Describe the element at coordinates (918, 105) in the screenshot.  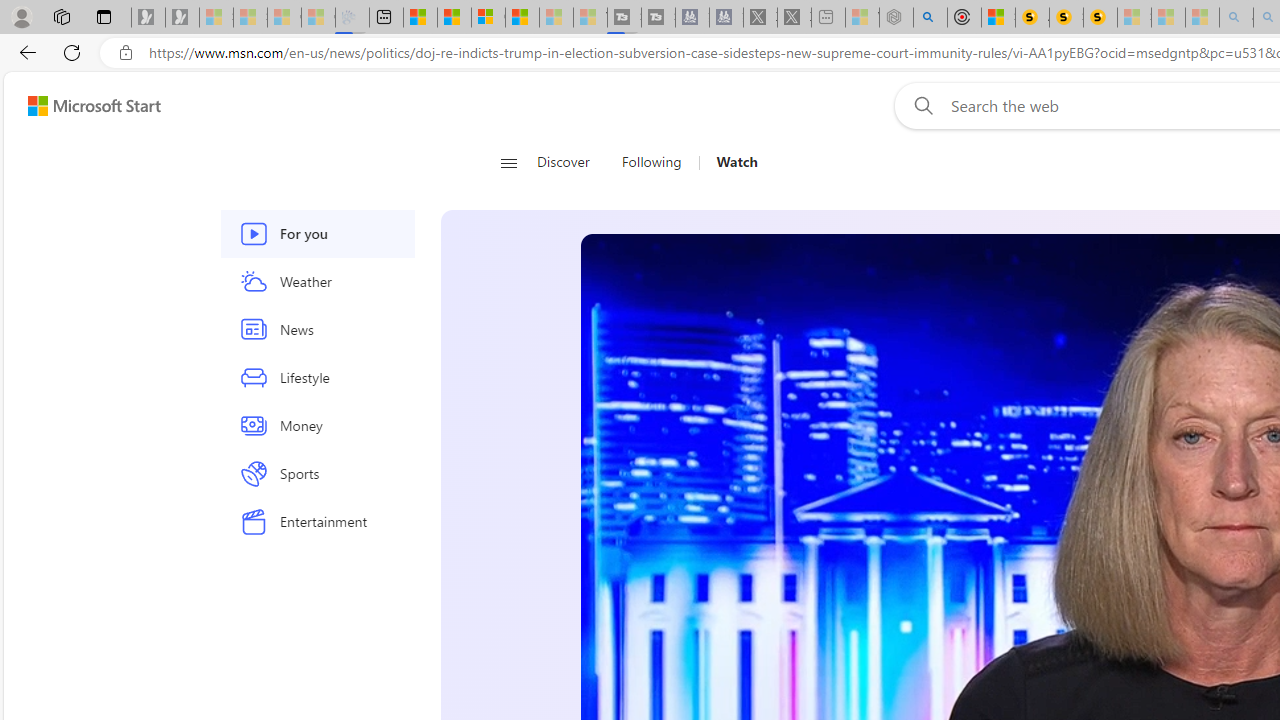
I see `'Web search'` at that location.